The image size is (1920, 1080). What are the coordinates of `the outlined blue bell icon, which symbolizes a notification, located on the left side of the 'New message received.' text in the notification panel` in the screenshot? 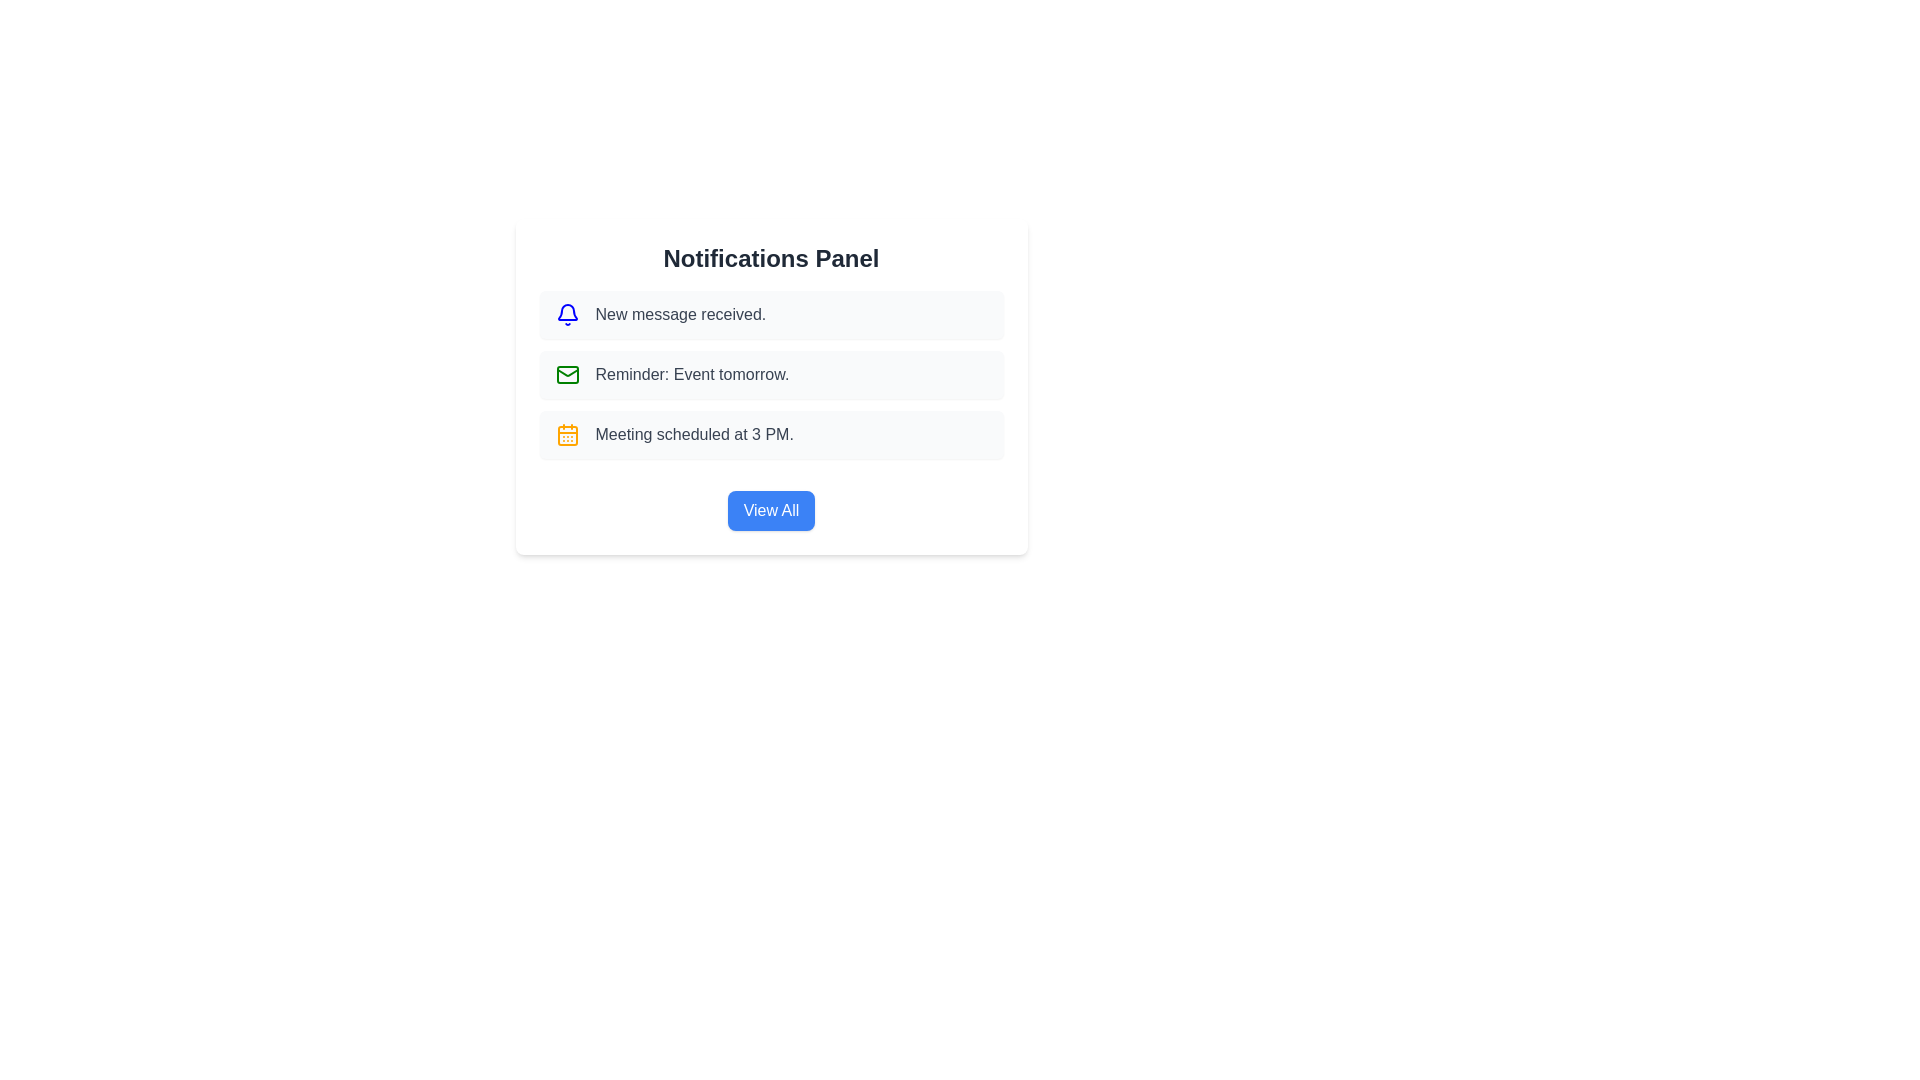 It's located at (566, 315).